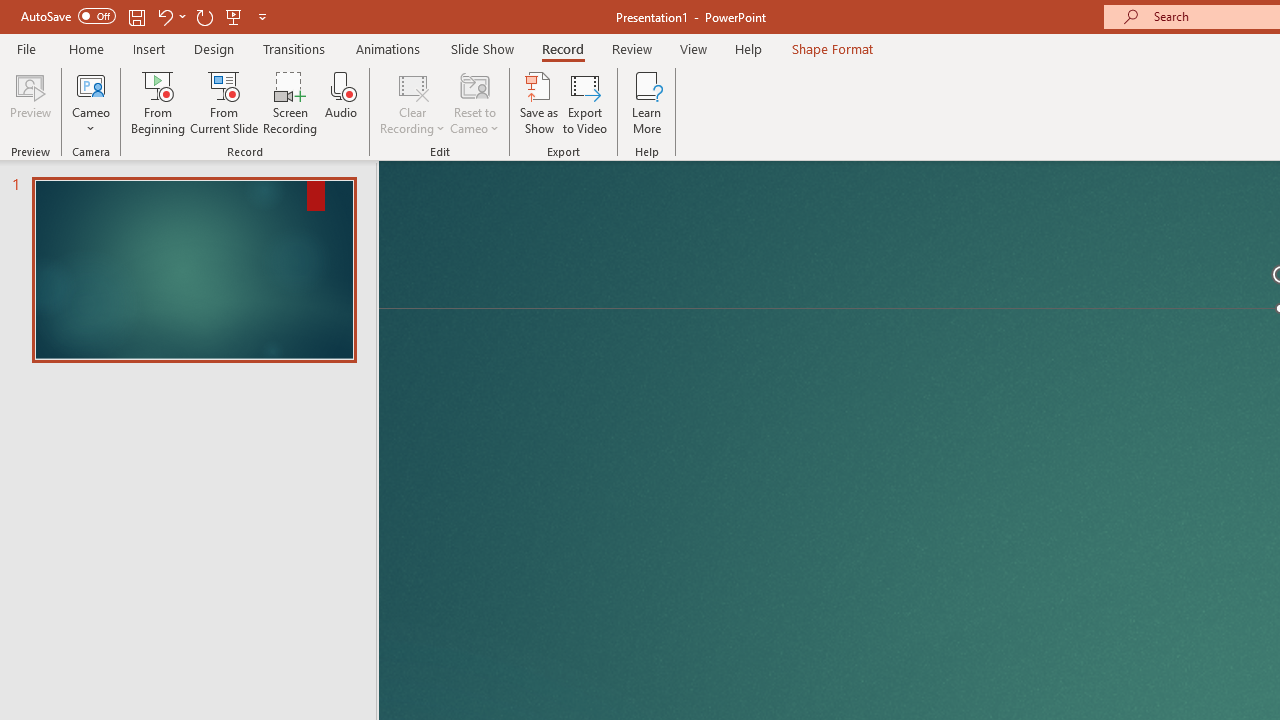 The height and width of the screenshot is (720, 1280). I want to click on 'From Beginning...', so click(157, 103).